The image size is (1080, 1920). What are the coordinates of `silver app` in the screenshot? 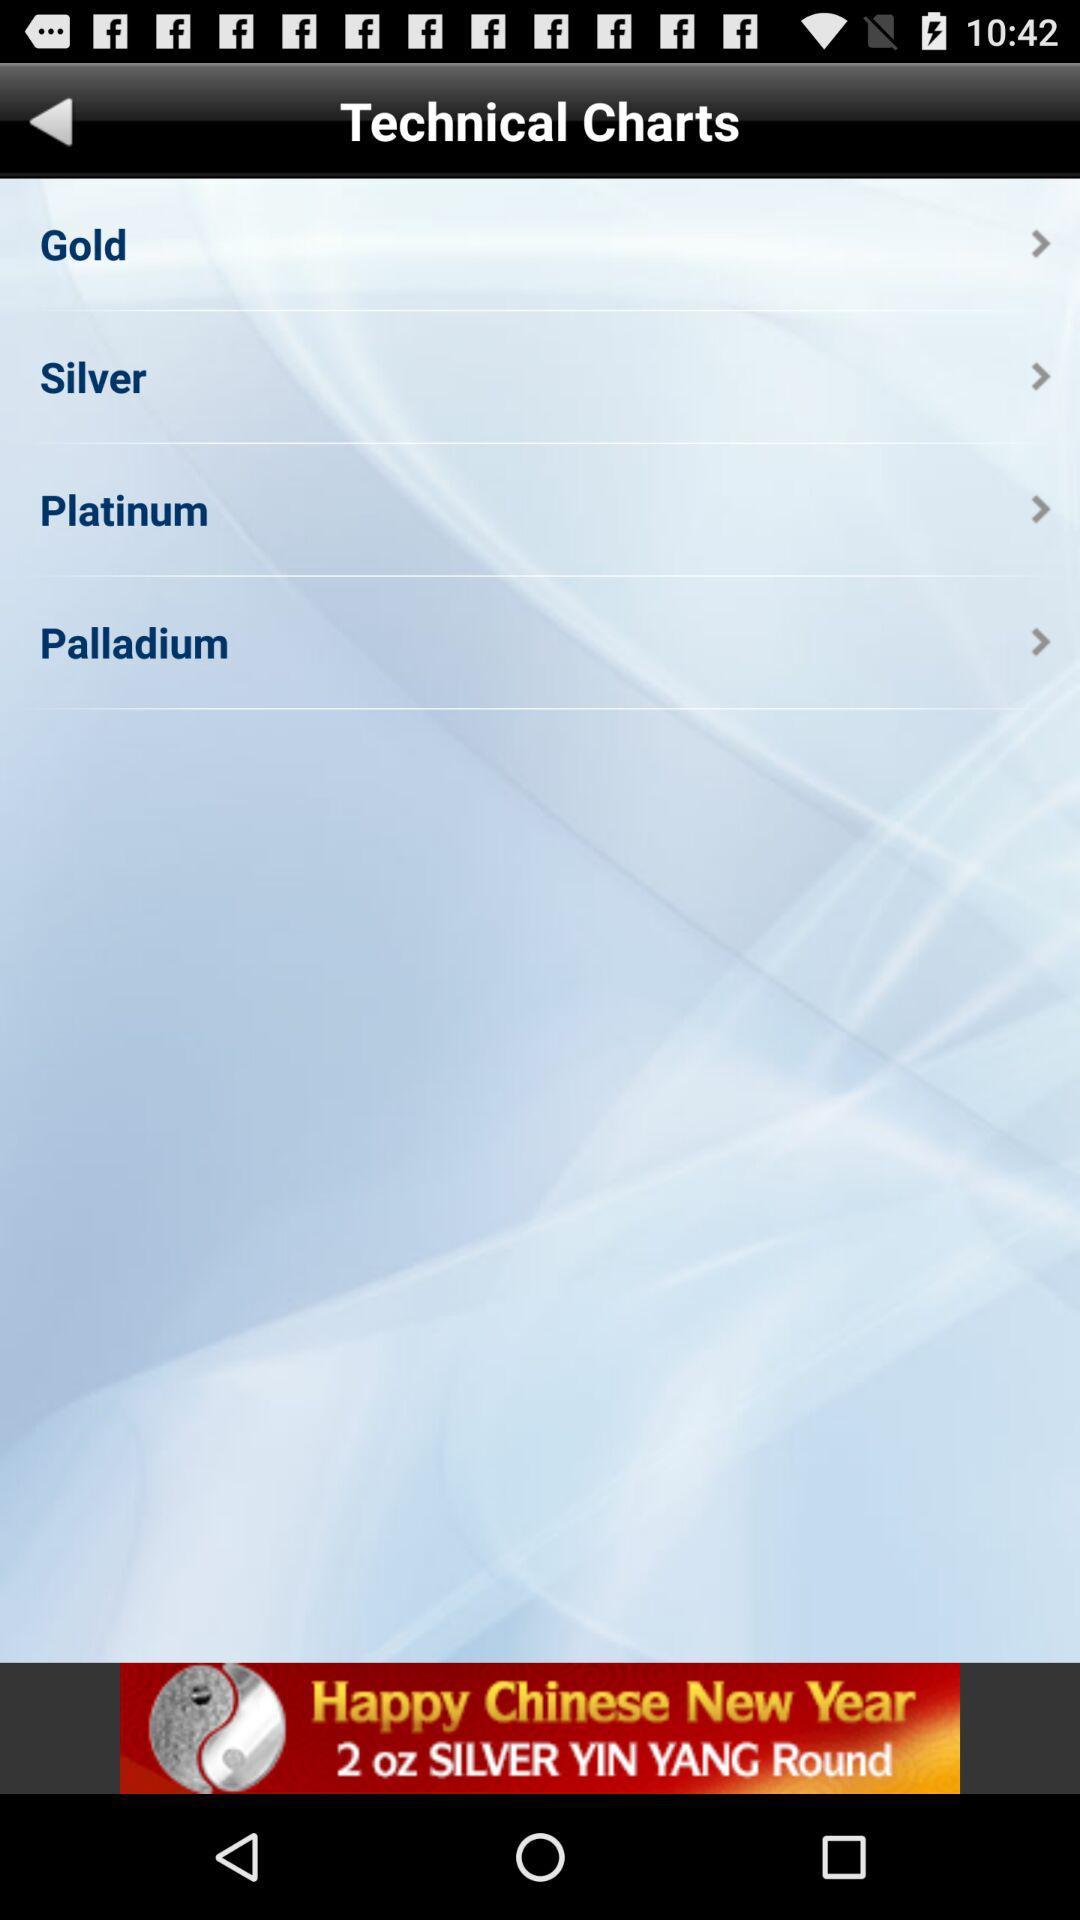 It's located at (92, 376).